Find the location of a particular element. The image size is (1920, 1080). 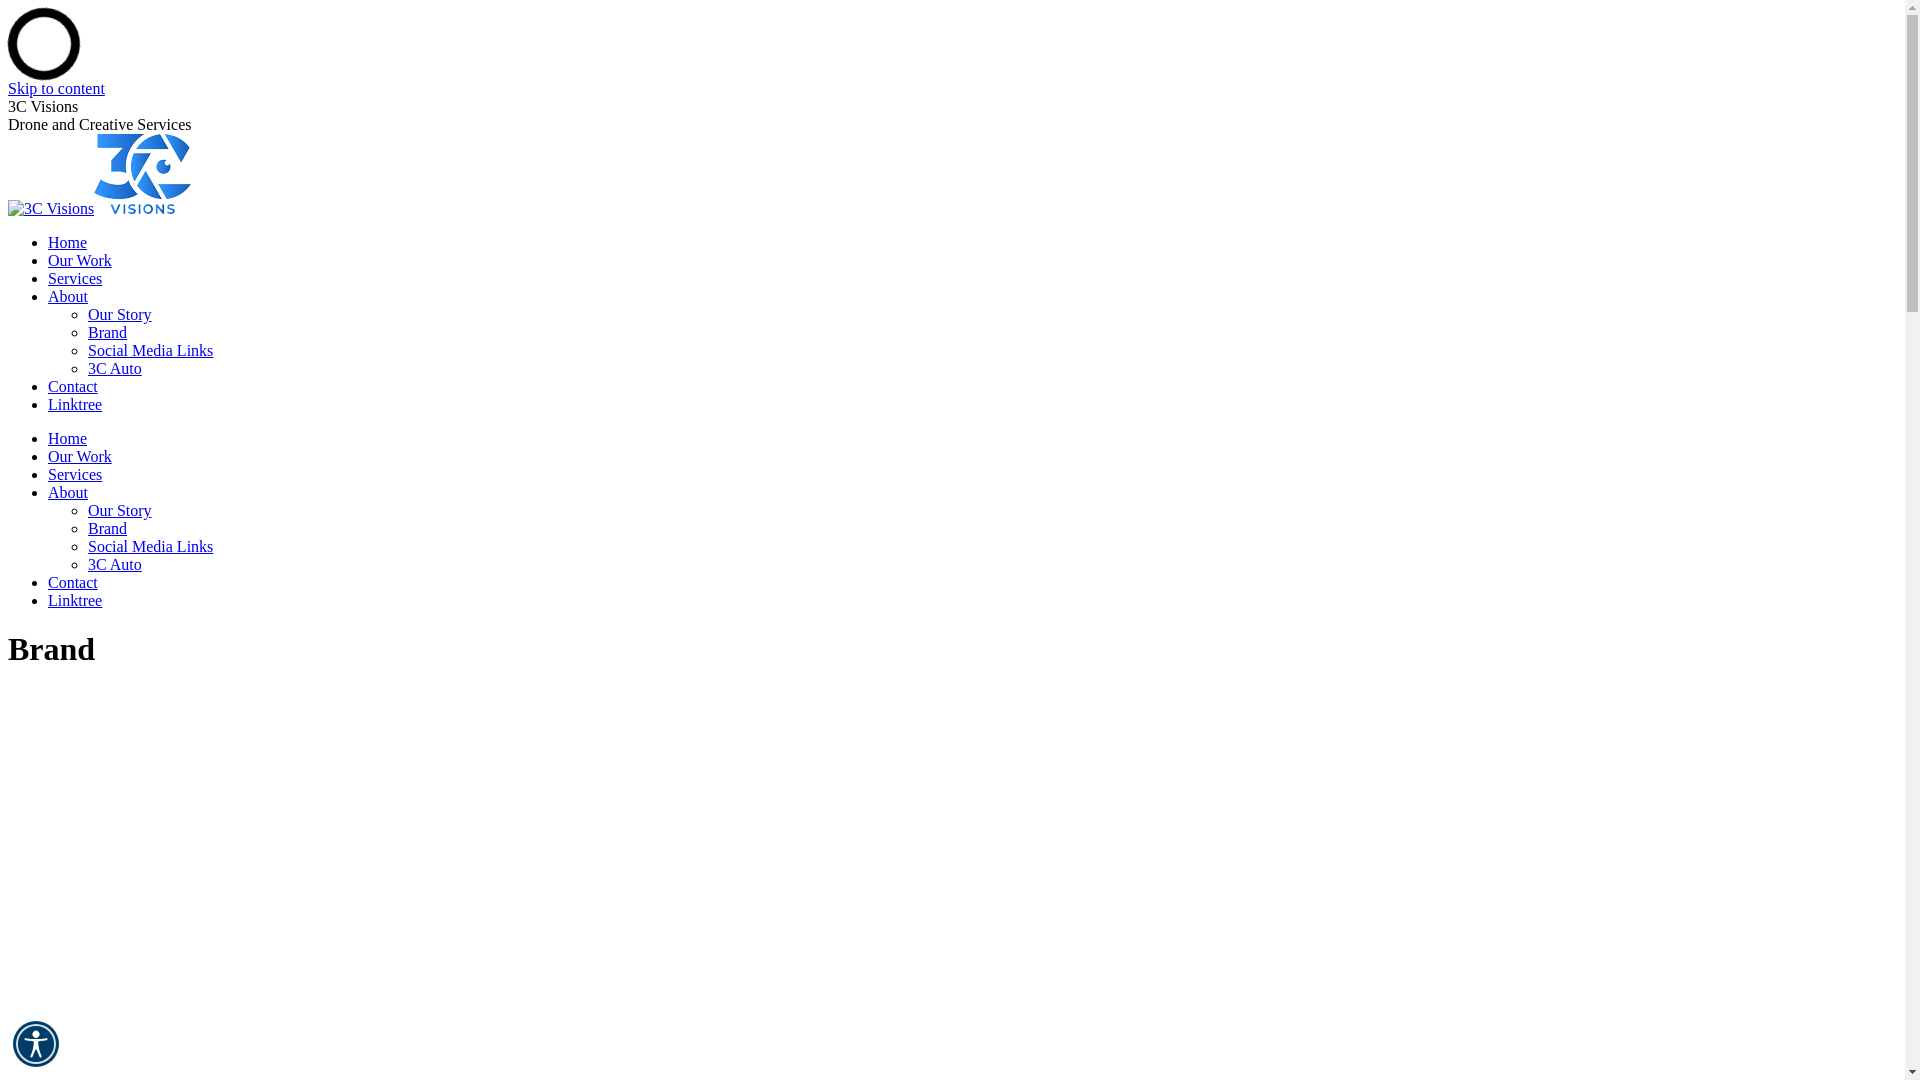

'Home' is located at coordinates (67, 437).